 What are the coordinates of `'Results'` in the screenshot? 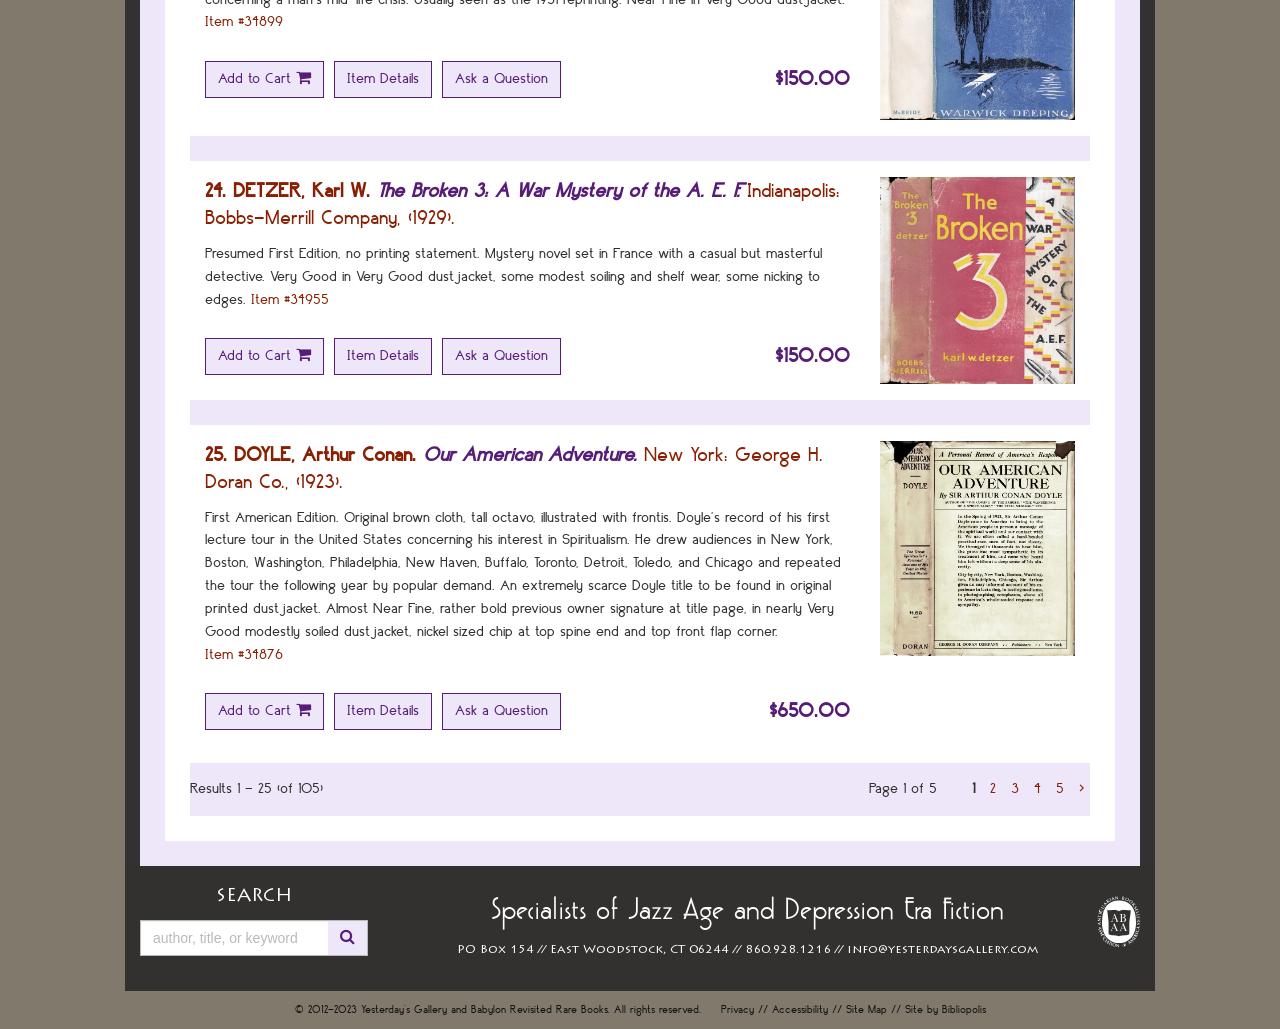 It's located at (210, 788).